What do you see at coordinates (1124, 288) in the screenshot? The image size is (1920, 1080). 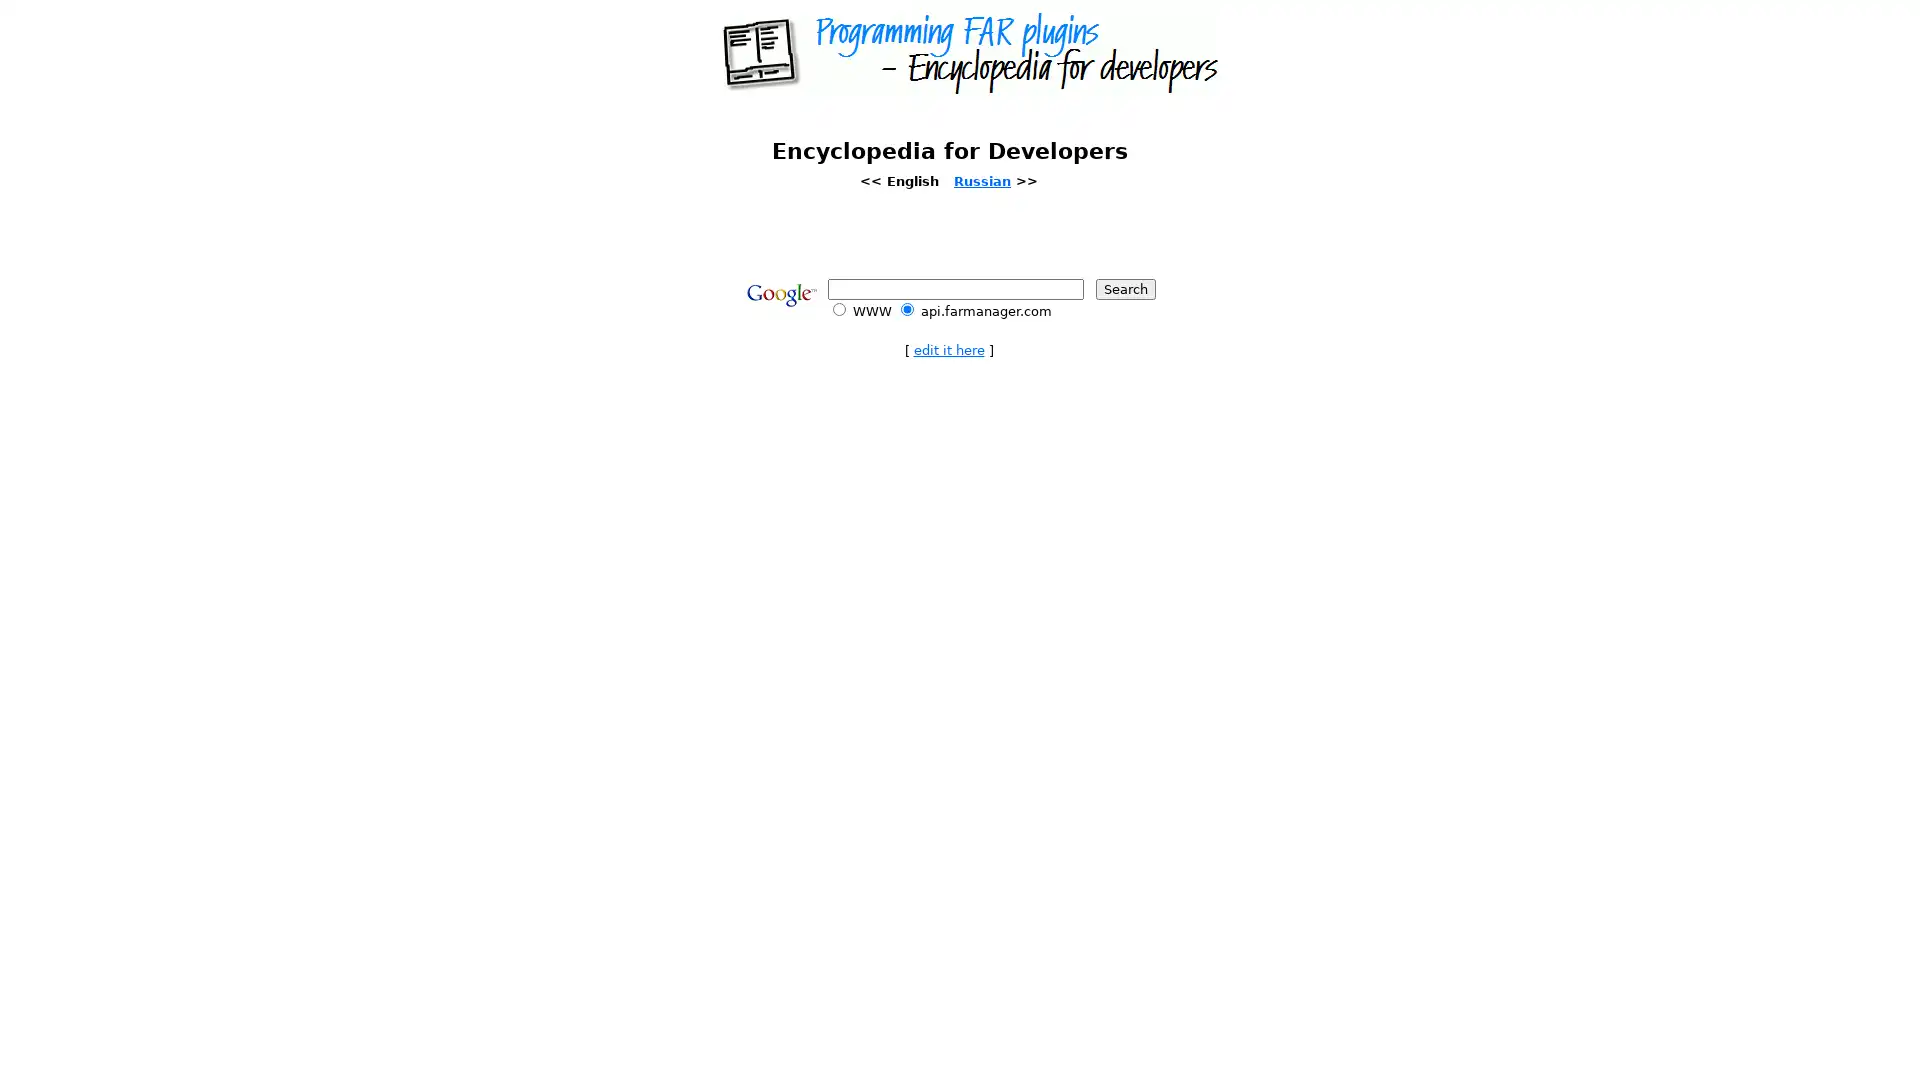 I see `Search` at bounding box center [1124, 288].